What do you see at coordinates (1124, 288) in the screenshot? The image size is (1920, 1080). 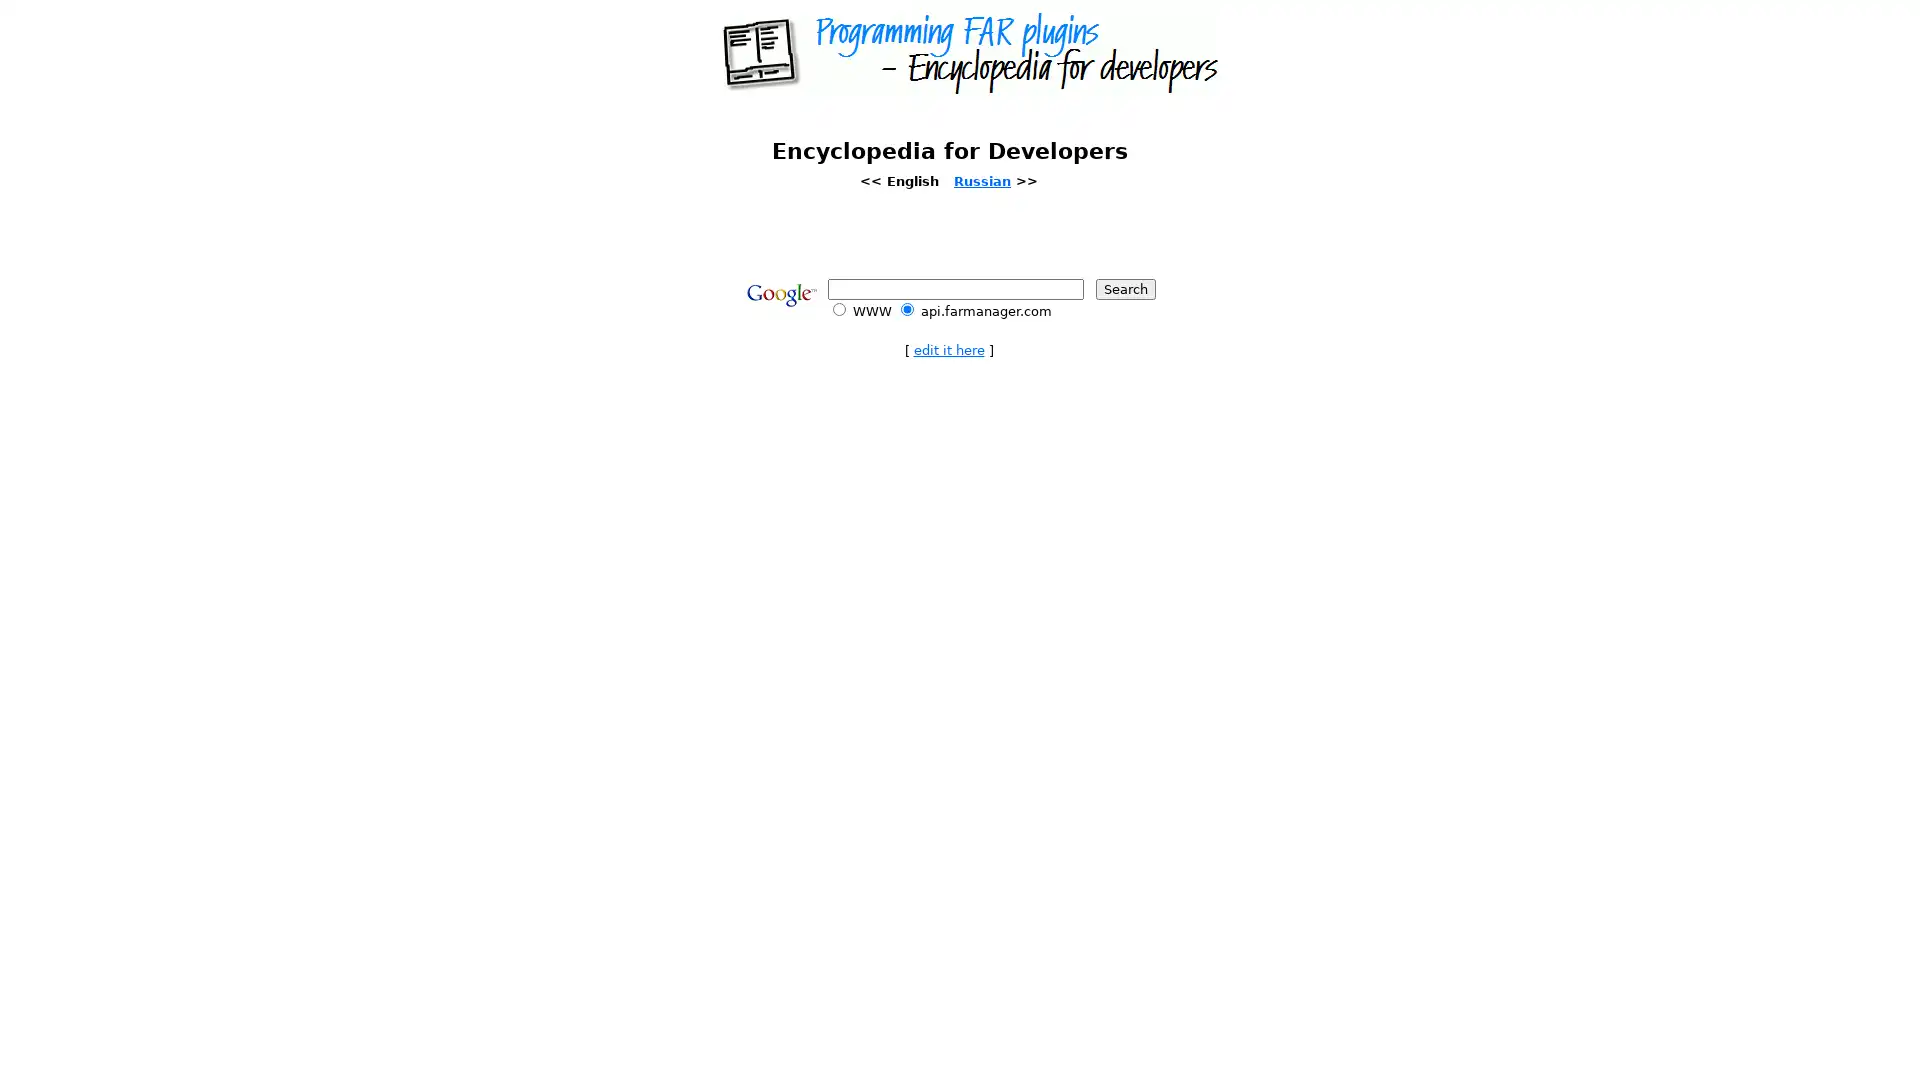 I see `Search` at bounding box center [1124, 288].